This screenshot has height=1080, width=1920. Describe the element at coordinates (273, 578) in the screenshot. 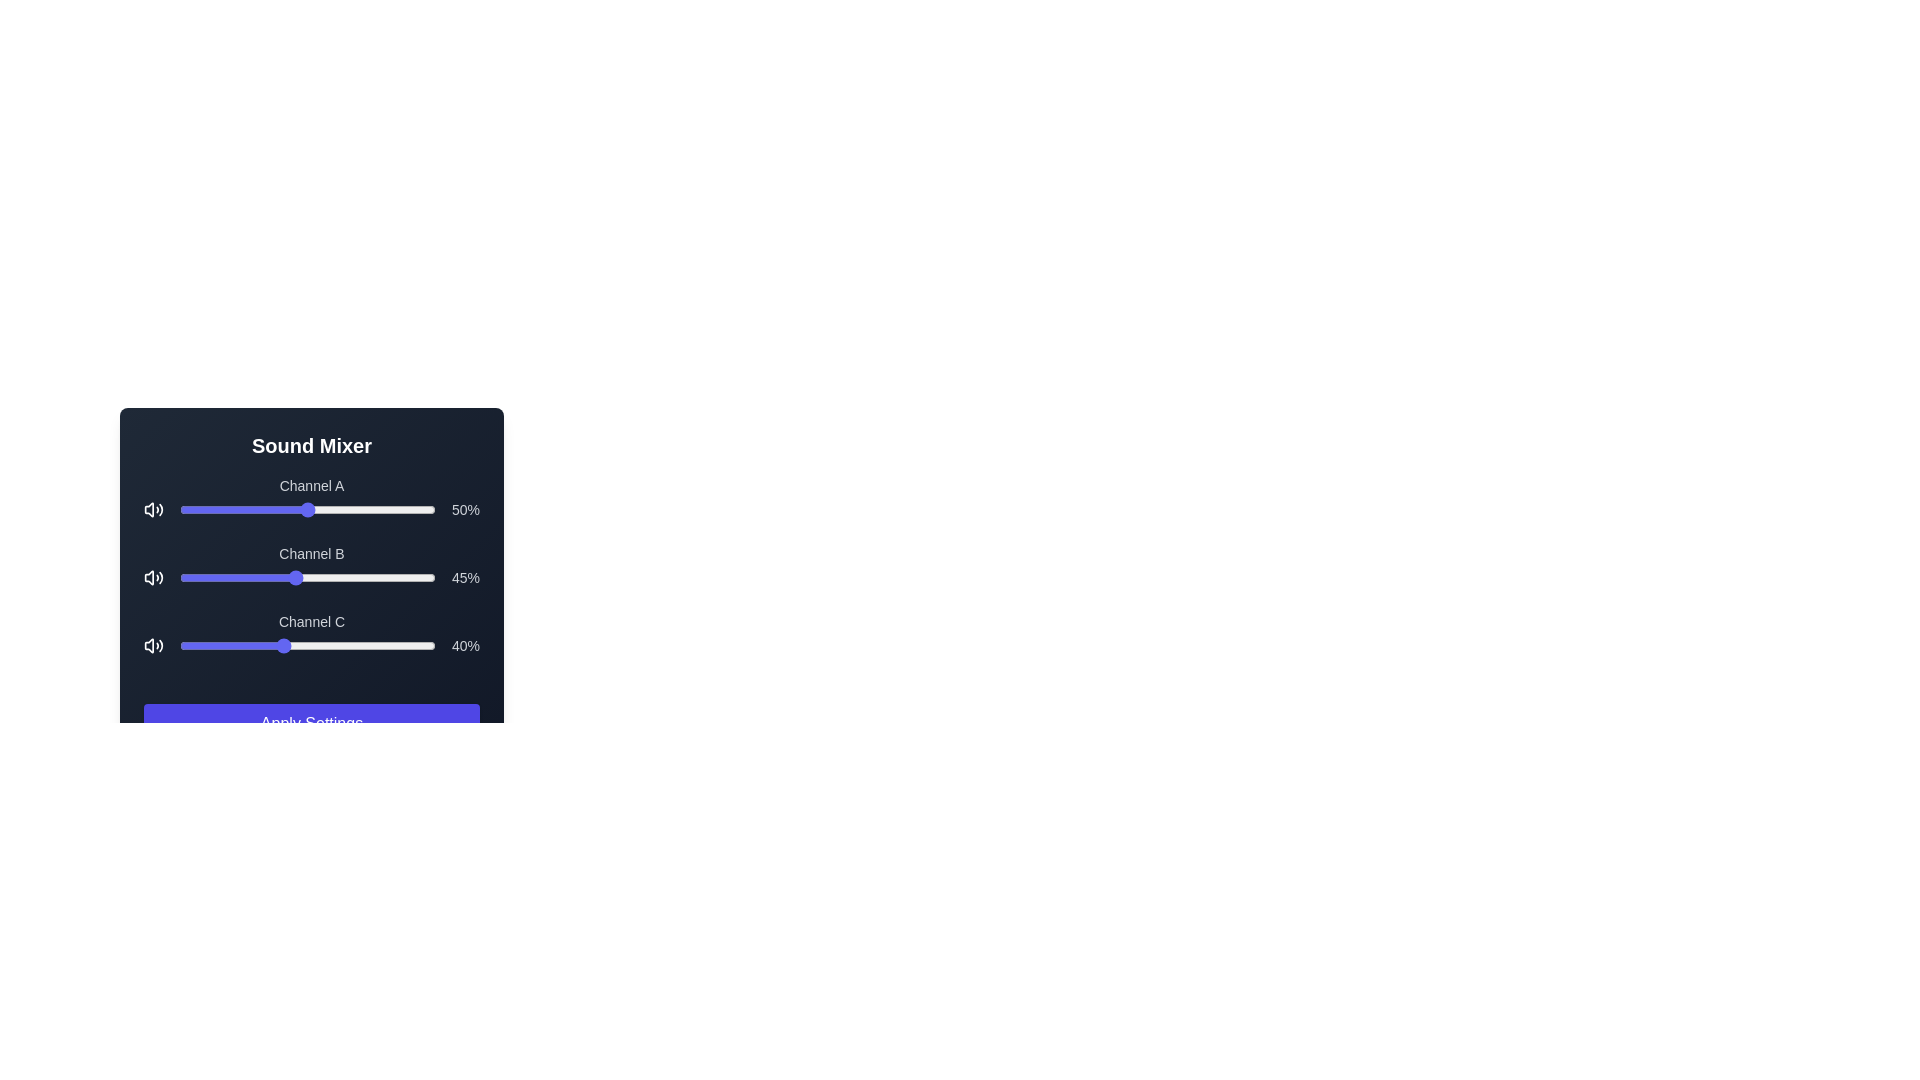

I see `the Channel B volume` at that location.